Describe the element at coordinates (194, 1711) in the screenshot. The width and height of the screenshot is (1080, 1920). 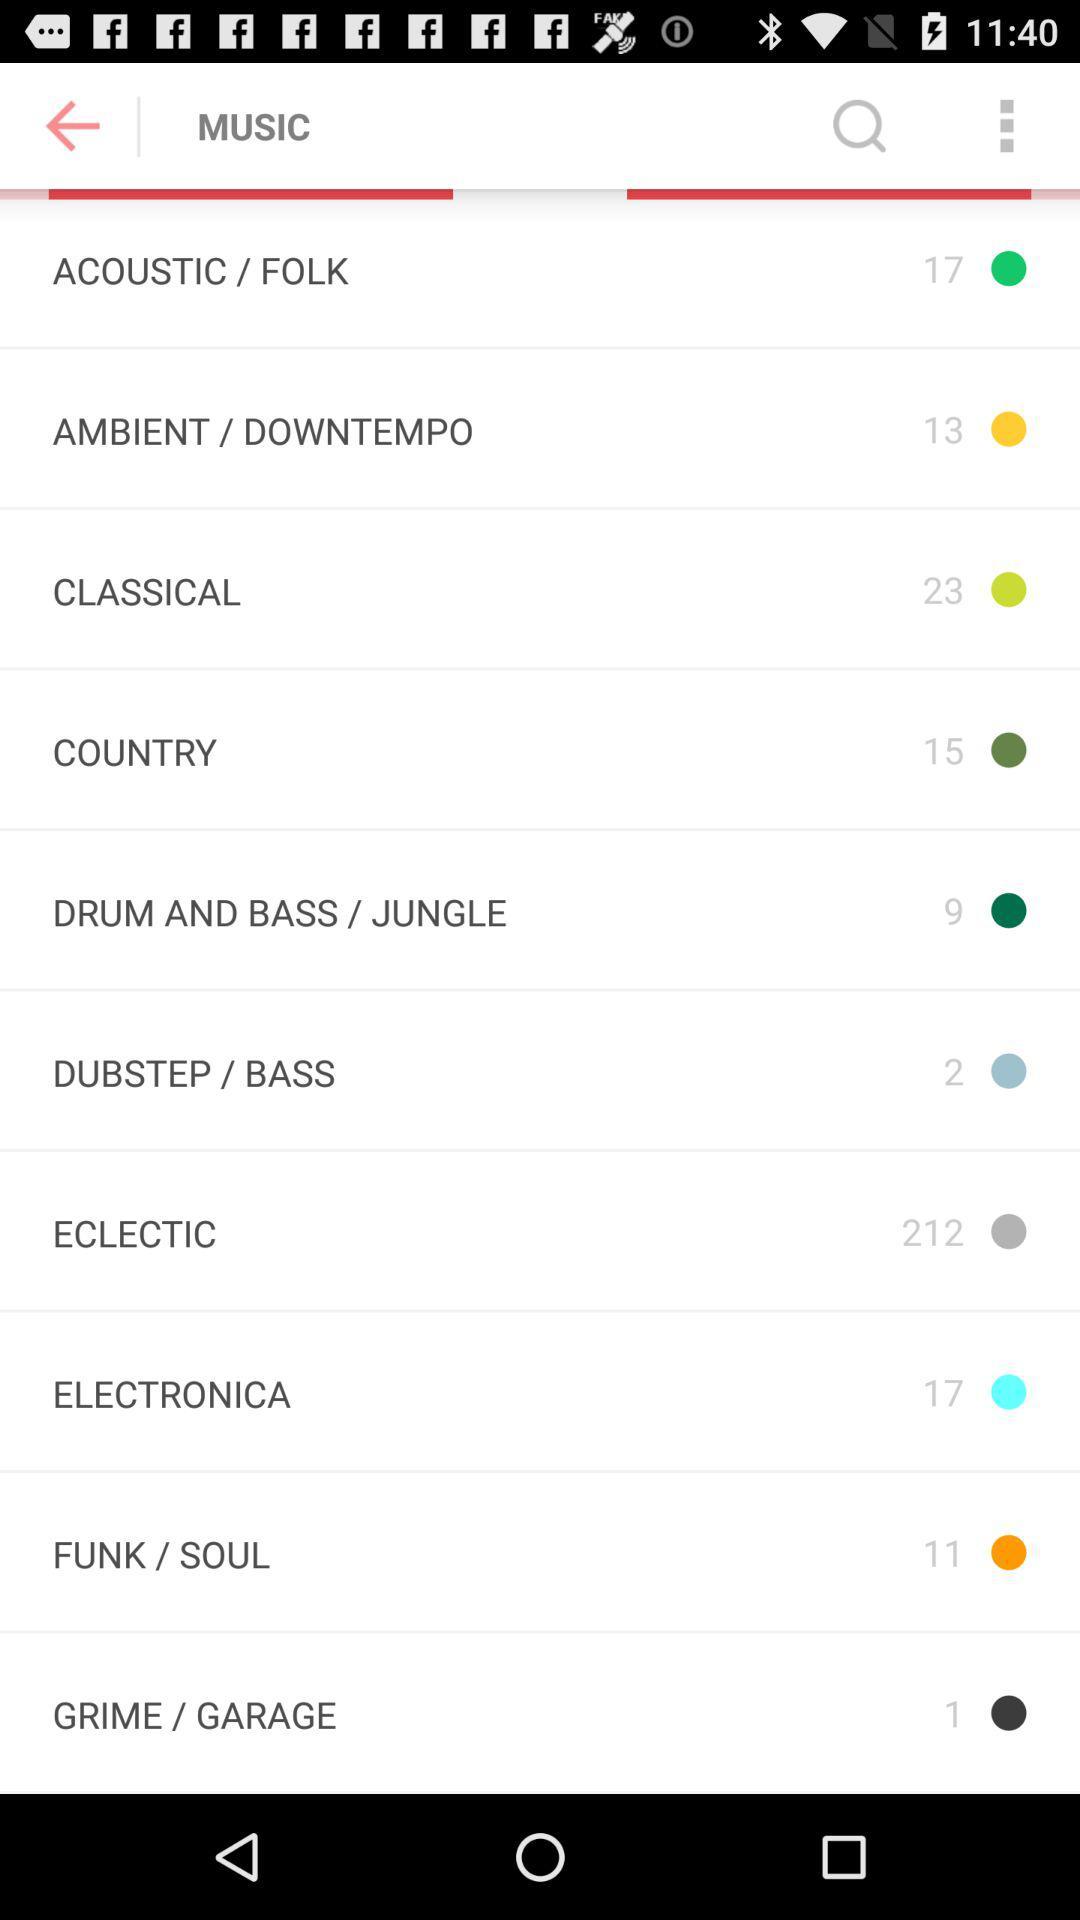
I see `the app to the left of the 11 icon` at that location.